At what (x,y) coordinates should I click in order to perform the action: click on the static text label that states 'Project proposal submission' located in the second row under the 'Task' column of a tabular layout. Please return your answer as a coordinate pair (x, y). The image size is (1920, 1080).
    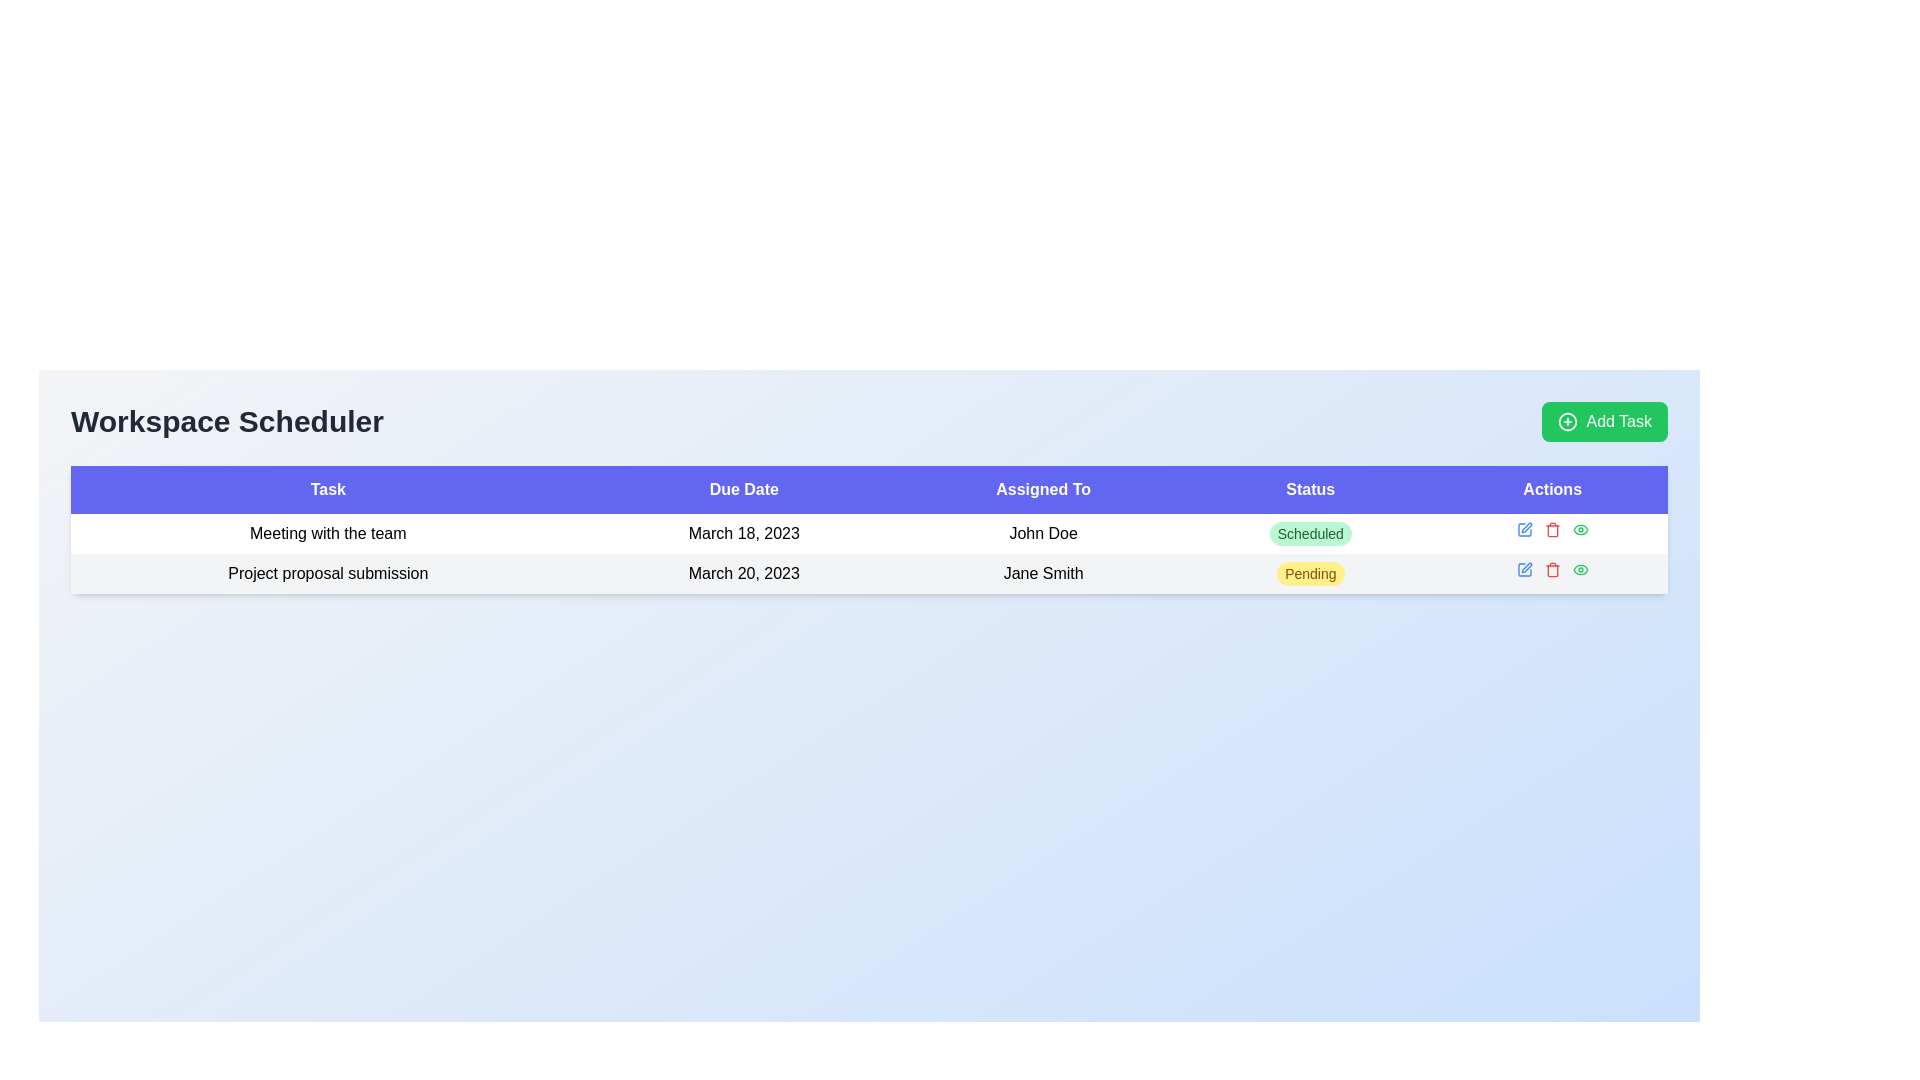
    Looking at the image, I should click on (328, 574).